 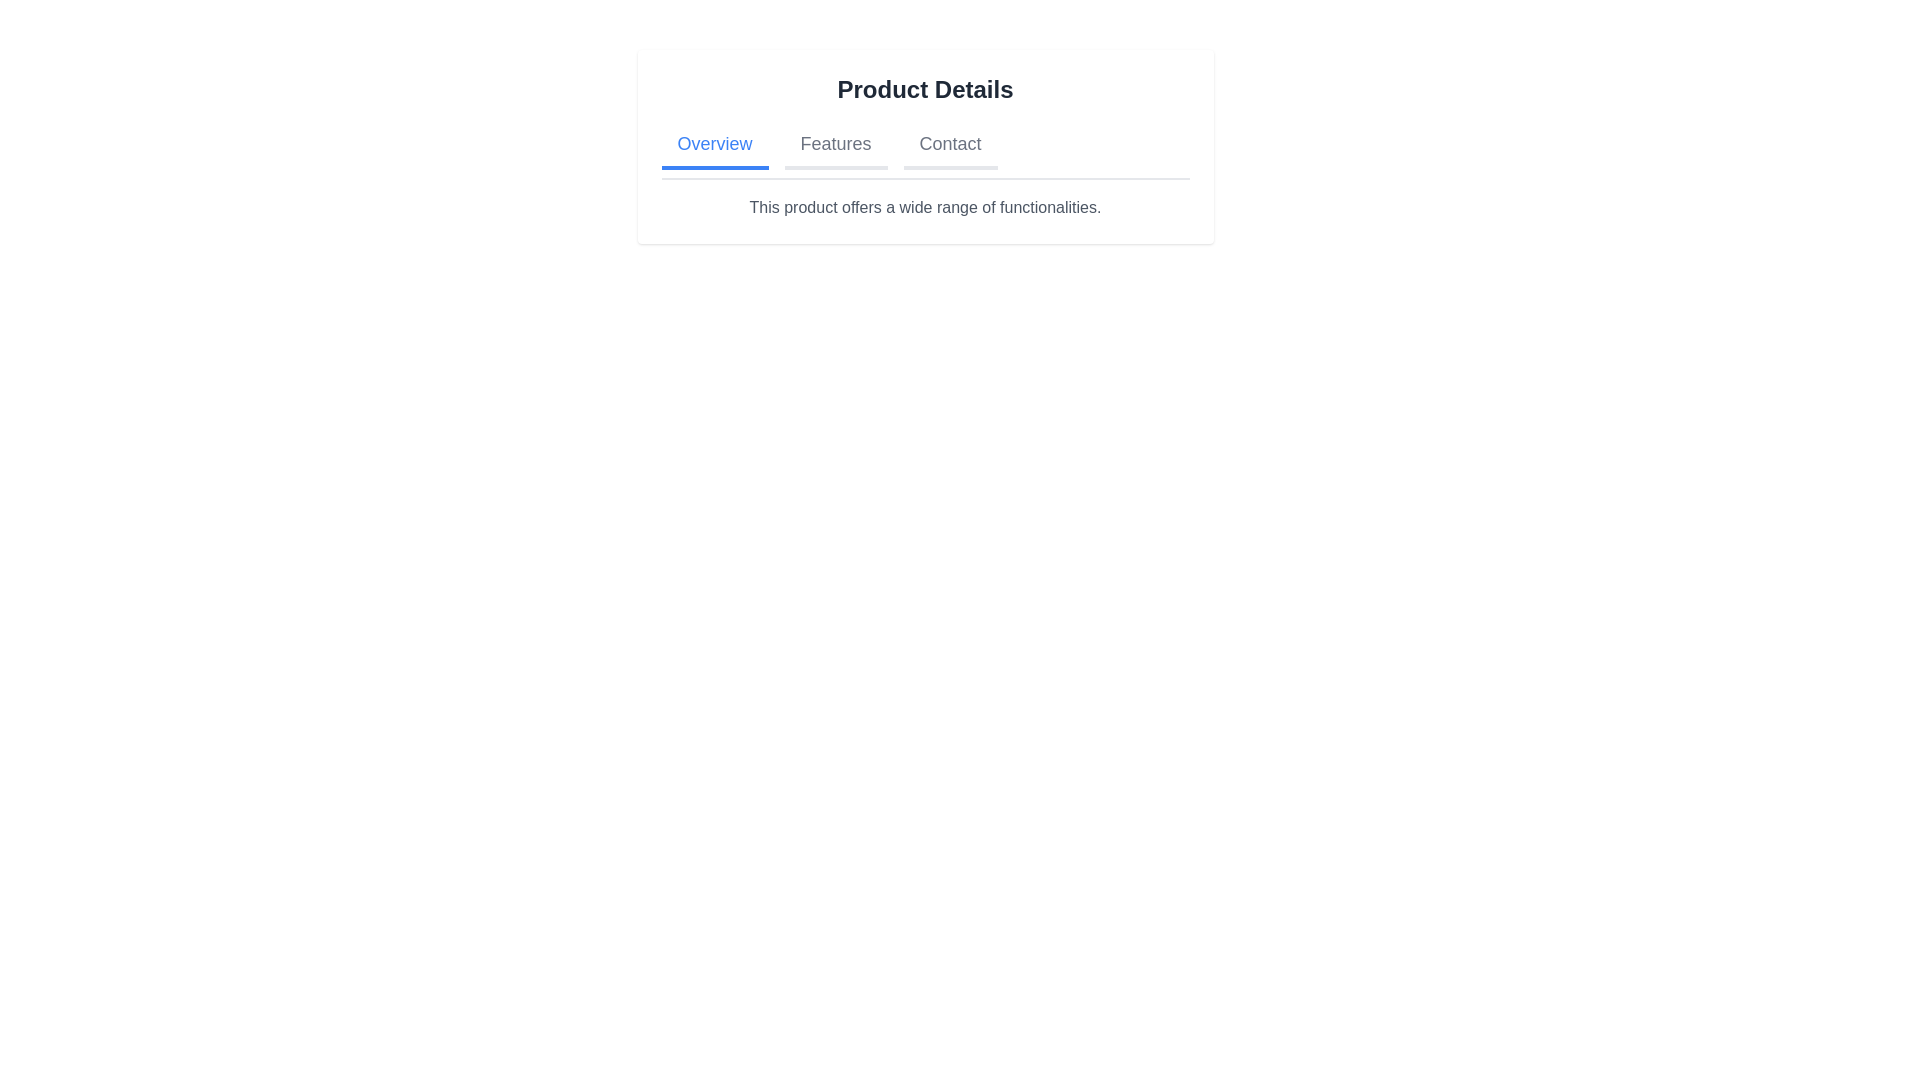 I want to click on the Plain text element that provides a description or summary of the product functionalities, located below the navigation section and under the title 'Product Details.', so click(x=924, y=208).